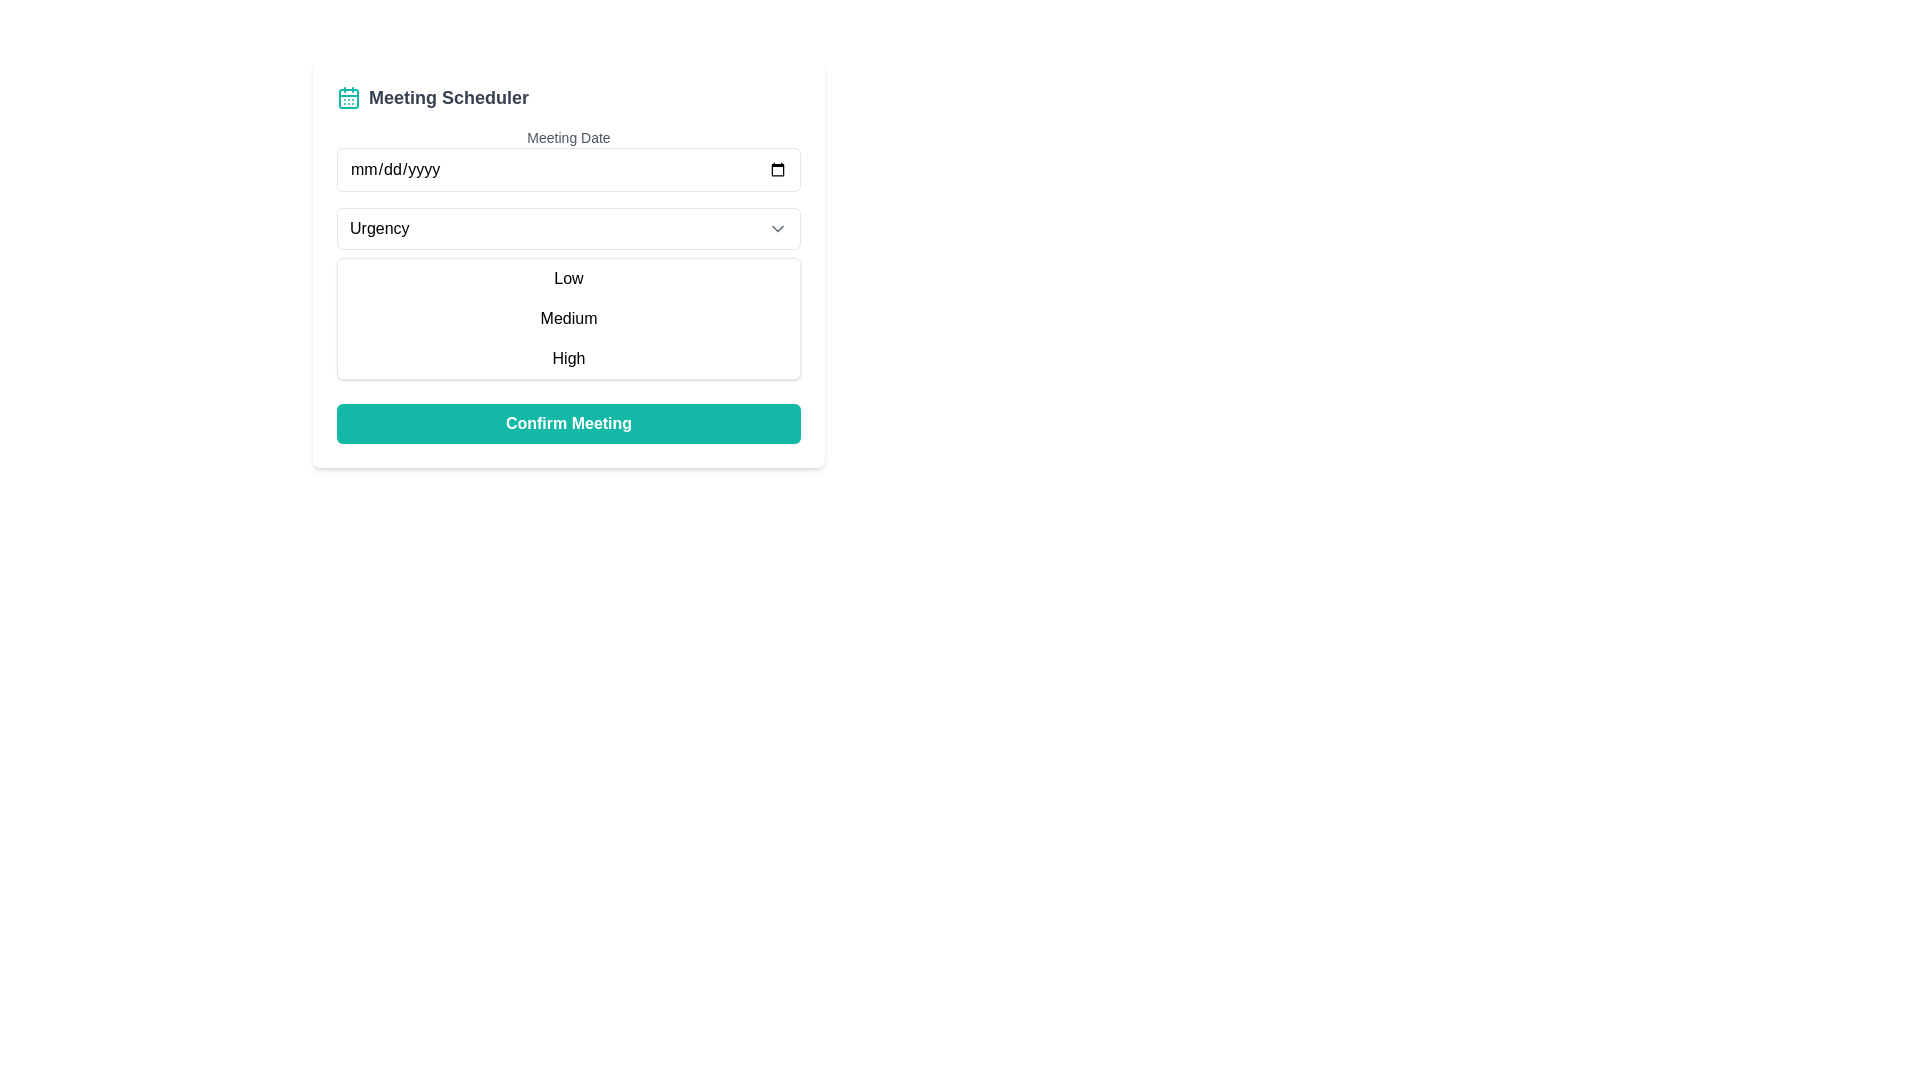  Describe the element at coordinates (349, 97) in the screenshot. I see `the teal calendar icon located to the left of the 'Meeting Scheduler' text at the top of the interface` at that location.